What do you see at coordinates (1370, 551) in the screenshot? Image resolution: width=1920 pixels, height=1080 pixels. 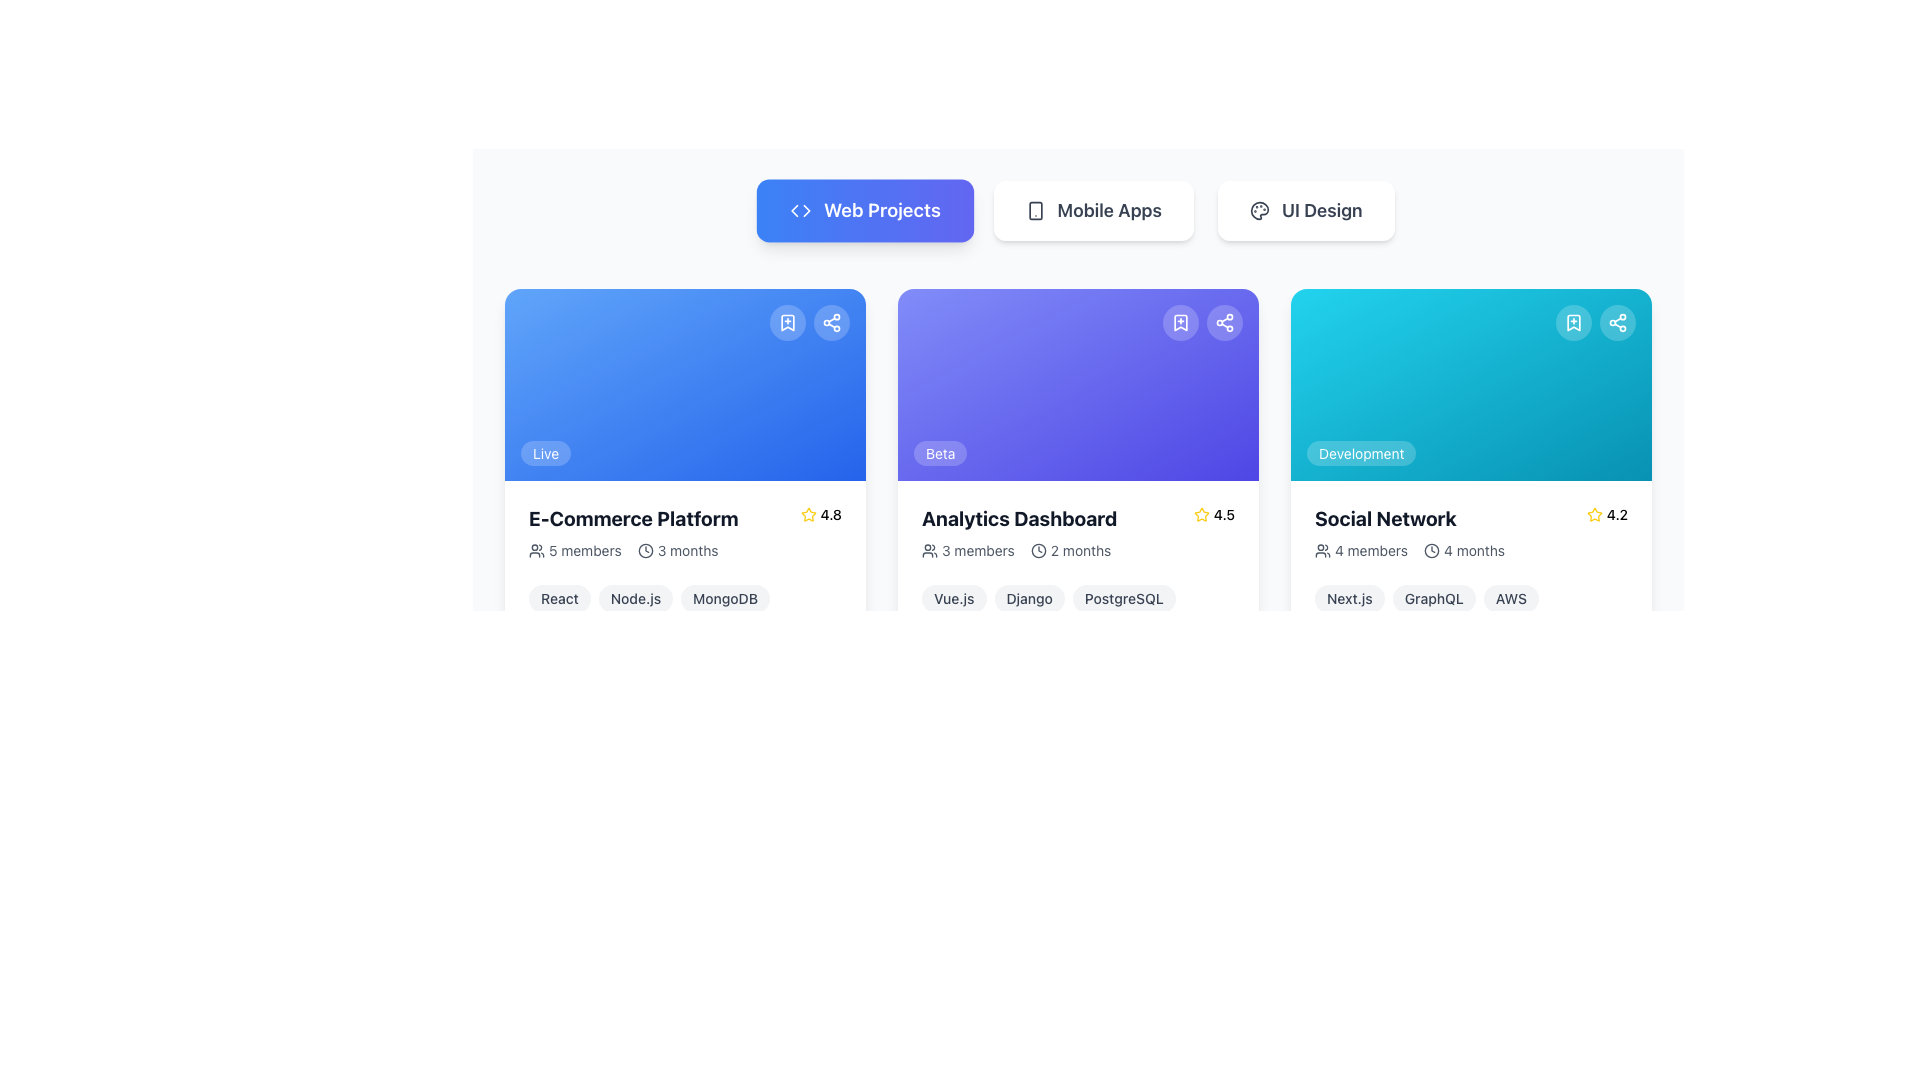 I see `the text label displaying '4 members', which is styled in a small-sized gray font and indicates the number of members for the 'Social Network' project card` at bounding box center [1370, 551].